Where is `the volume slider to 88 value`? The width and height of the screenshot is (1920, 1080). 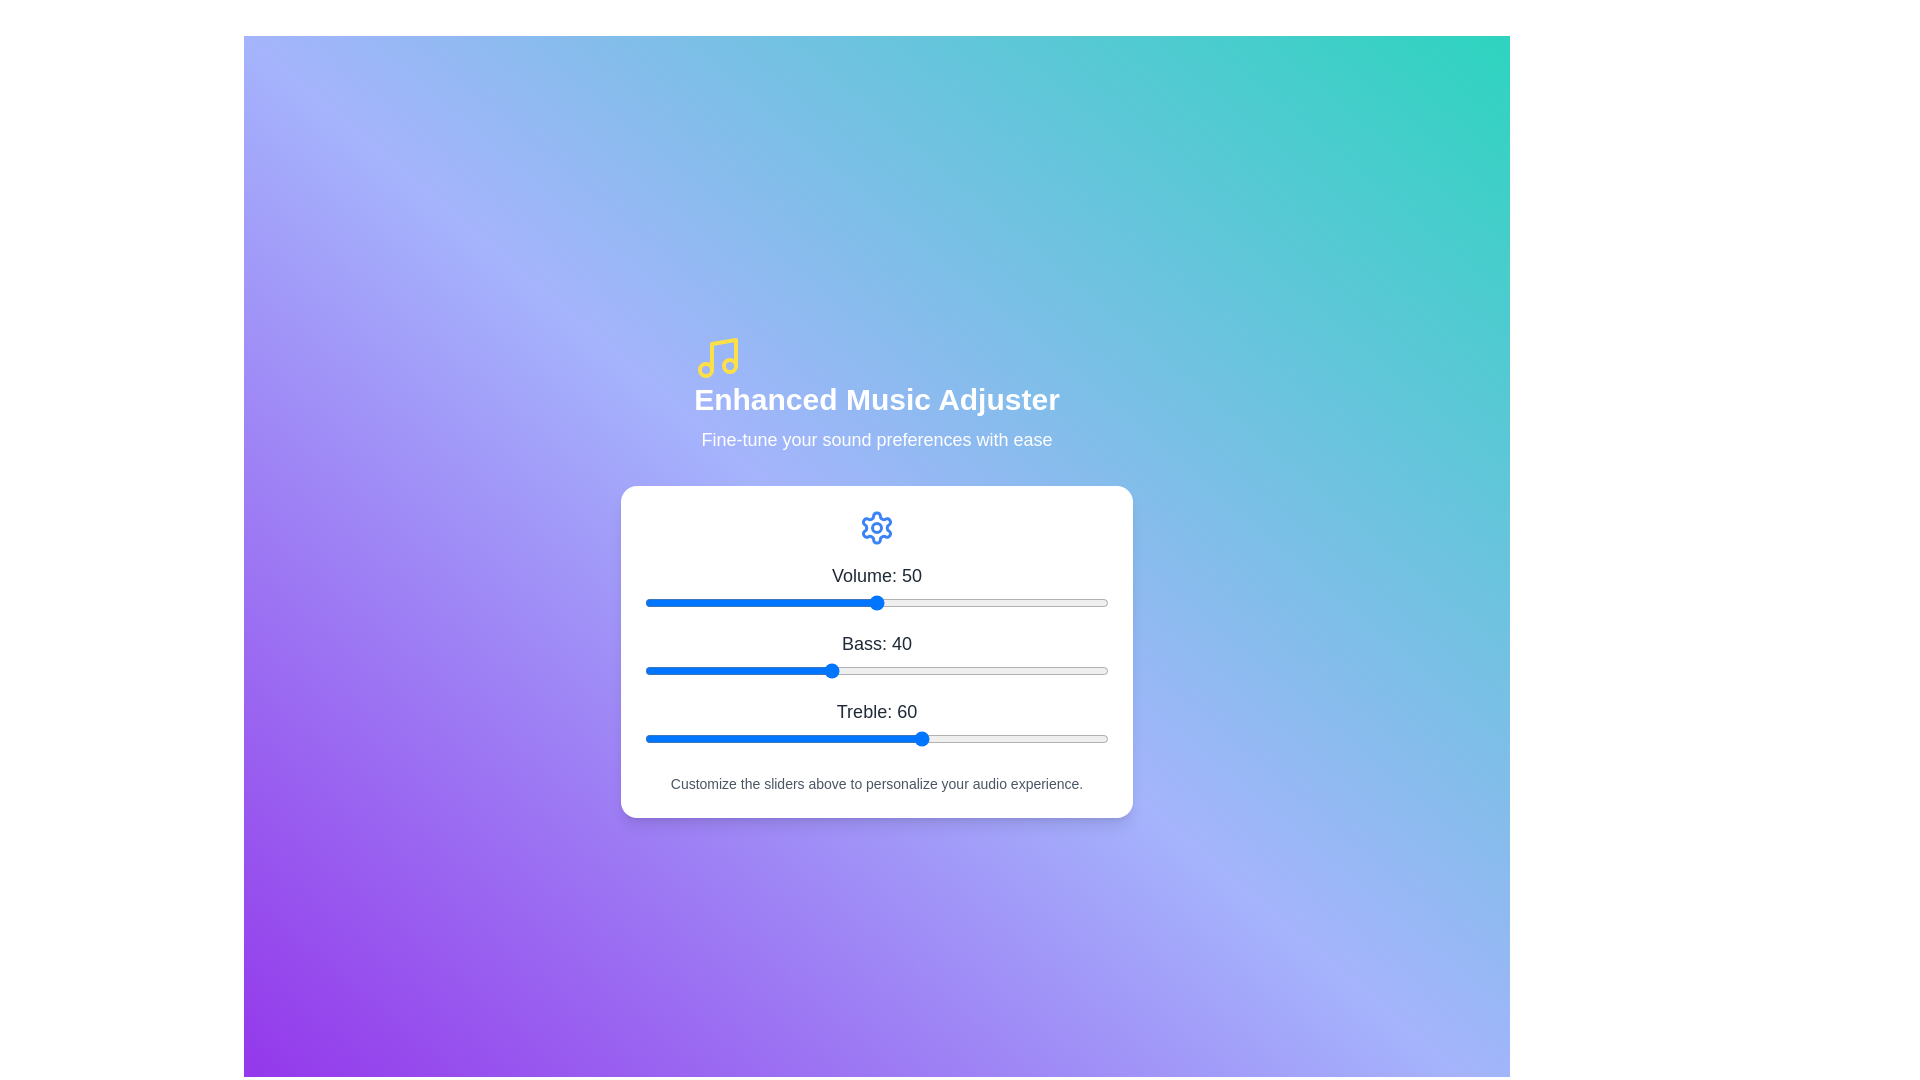
the volume slider to 88 value is located at coordinates (1052, 601).